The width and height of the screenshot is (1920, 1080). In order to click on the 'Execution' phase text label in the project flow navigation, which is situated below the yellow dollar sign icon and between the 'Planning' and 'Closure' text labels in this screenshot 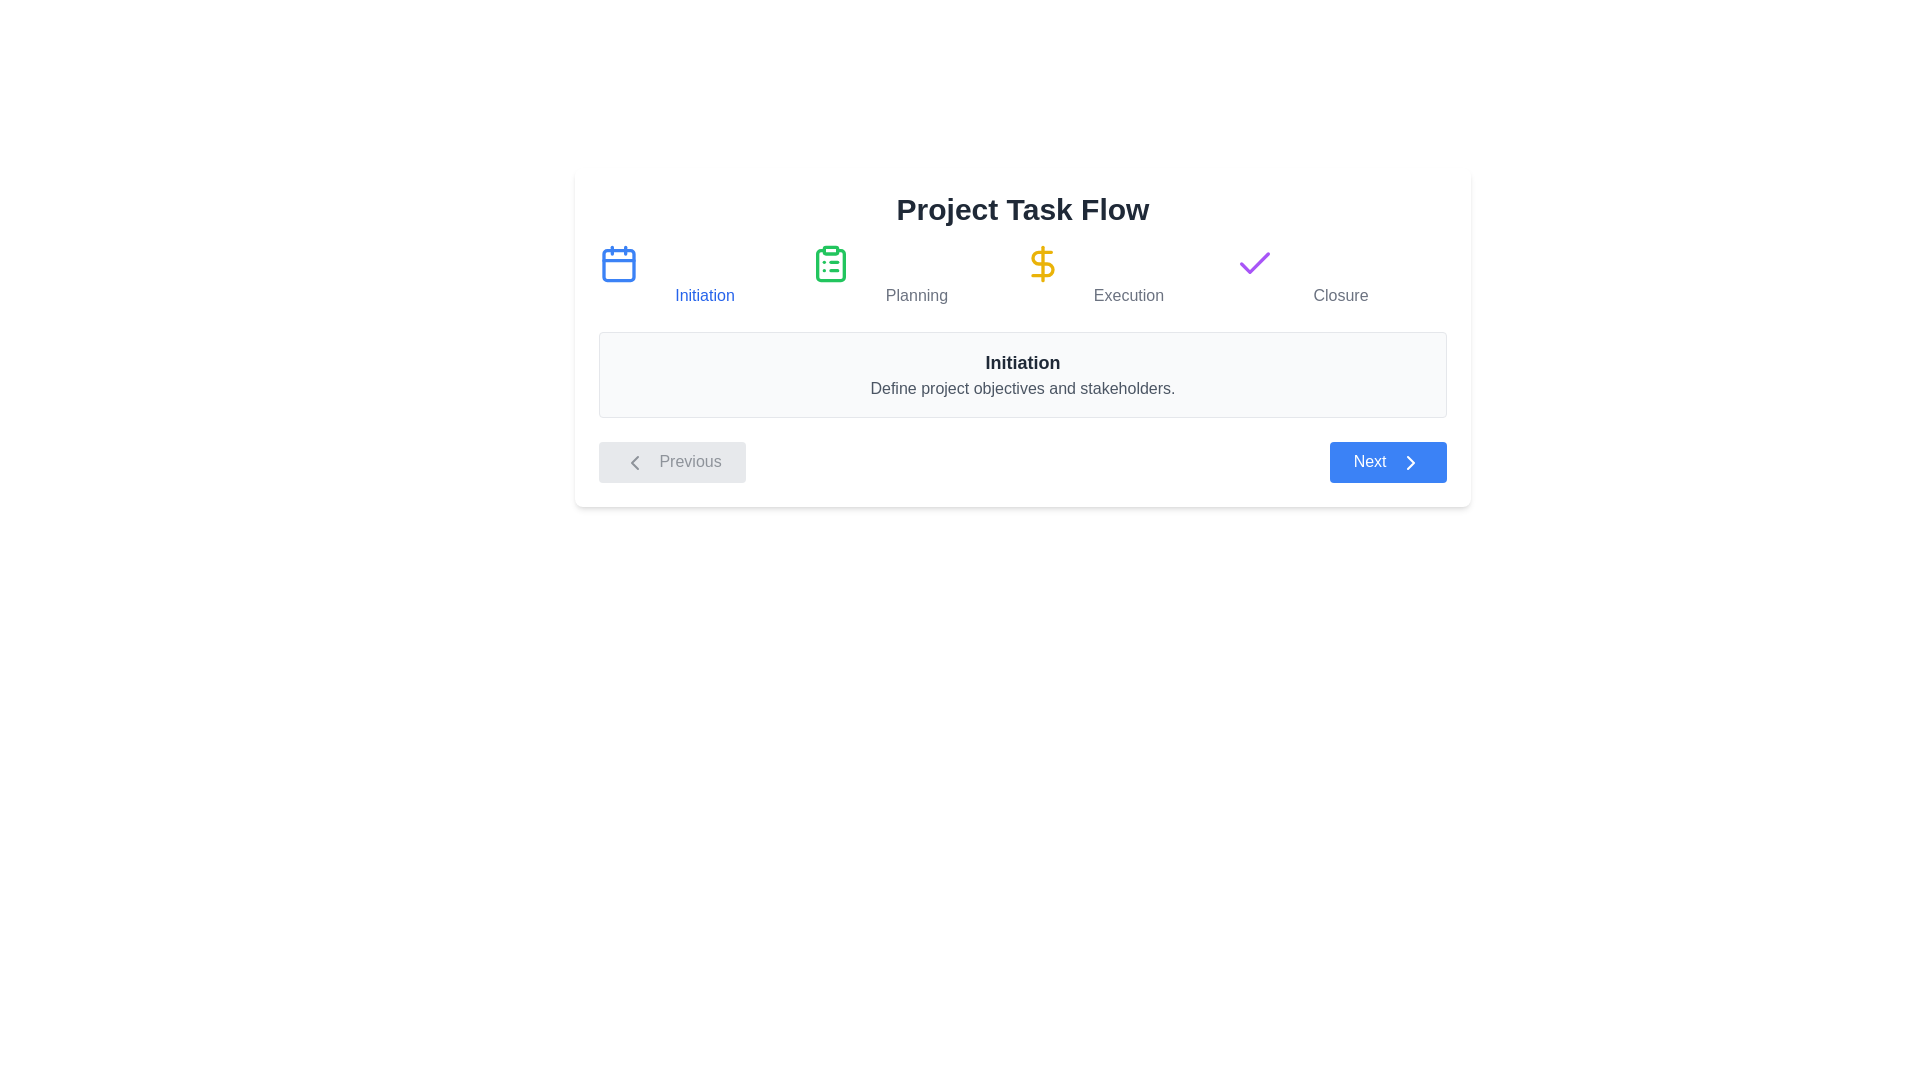, I will do `click(1128, 296)`.